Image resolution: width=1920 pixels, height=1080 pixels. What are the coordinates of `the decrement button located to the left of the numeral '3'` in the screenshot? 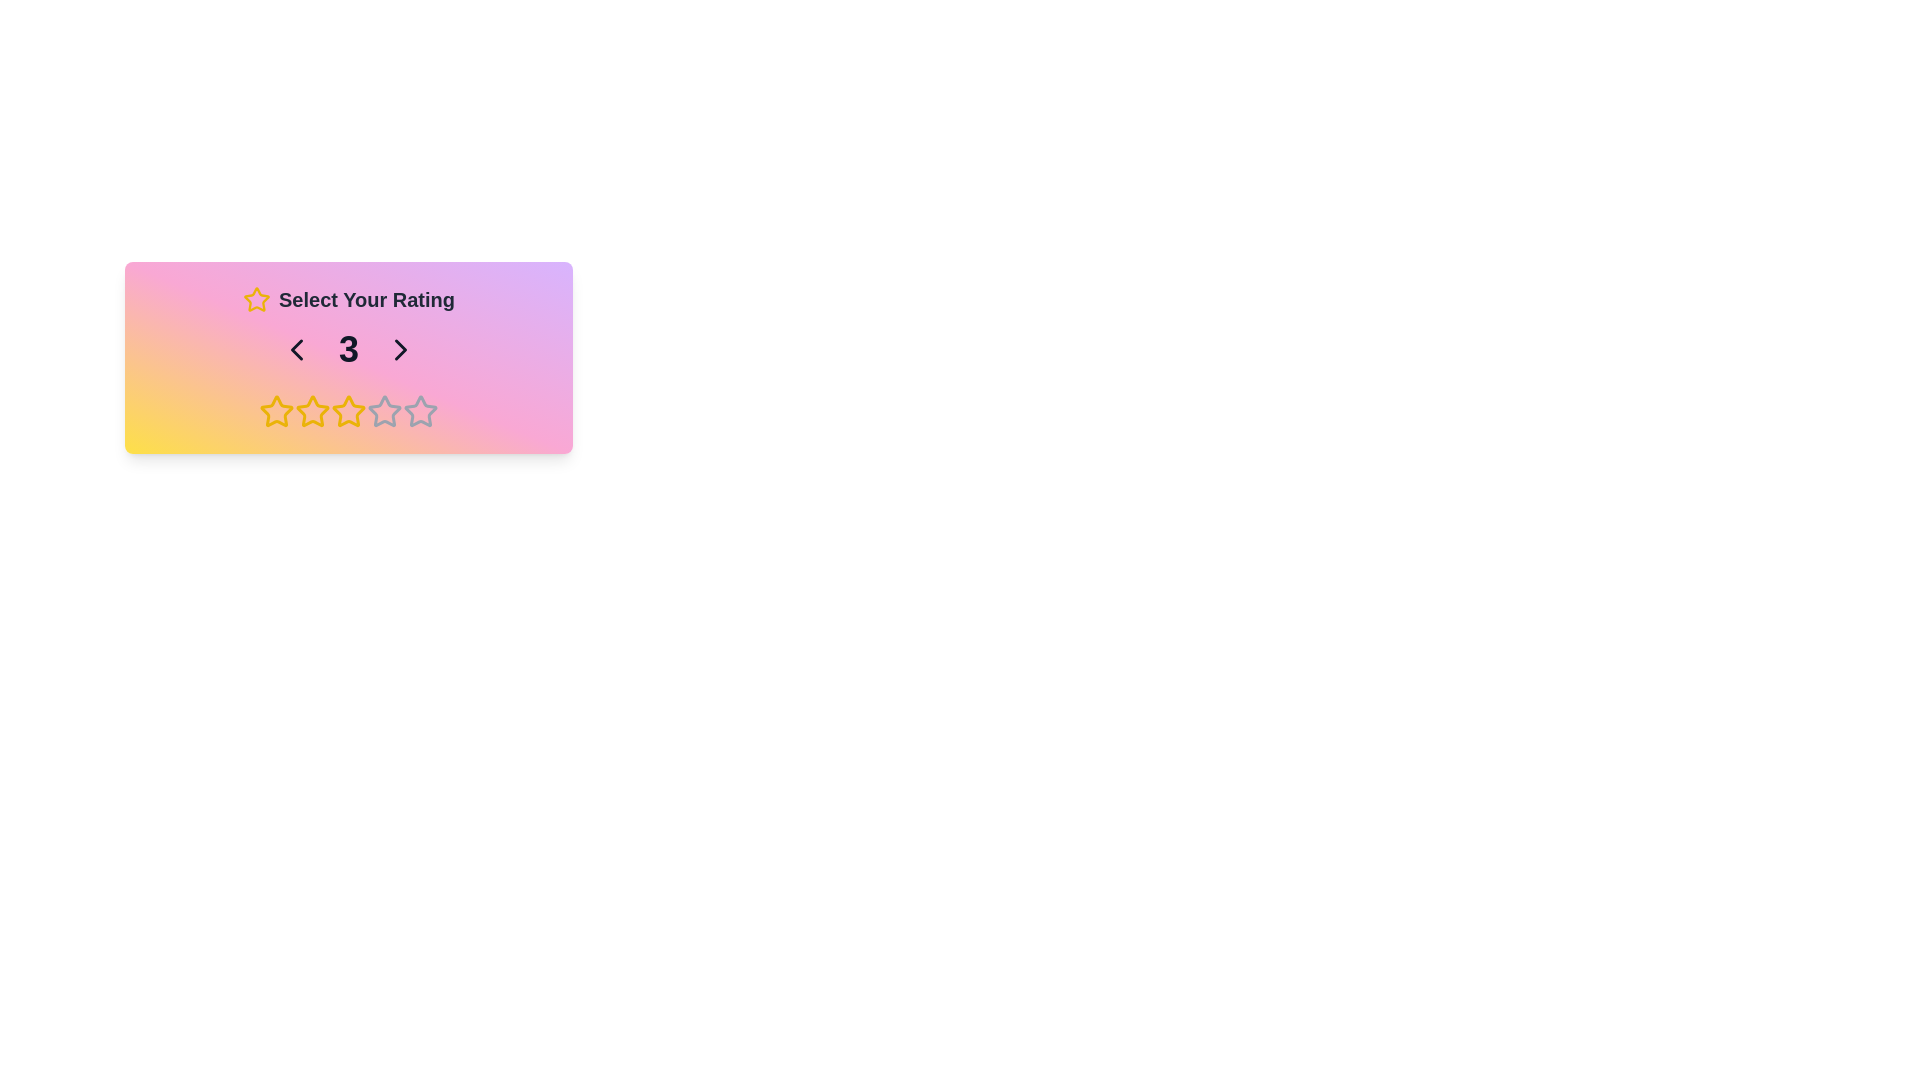 It's located at (296, 349).